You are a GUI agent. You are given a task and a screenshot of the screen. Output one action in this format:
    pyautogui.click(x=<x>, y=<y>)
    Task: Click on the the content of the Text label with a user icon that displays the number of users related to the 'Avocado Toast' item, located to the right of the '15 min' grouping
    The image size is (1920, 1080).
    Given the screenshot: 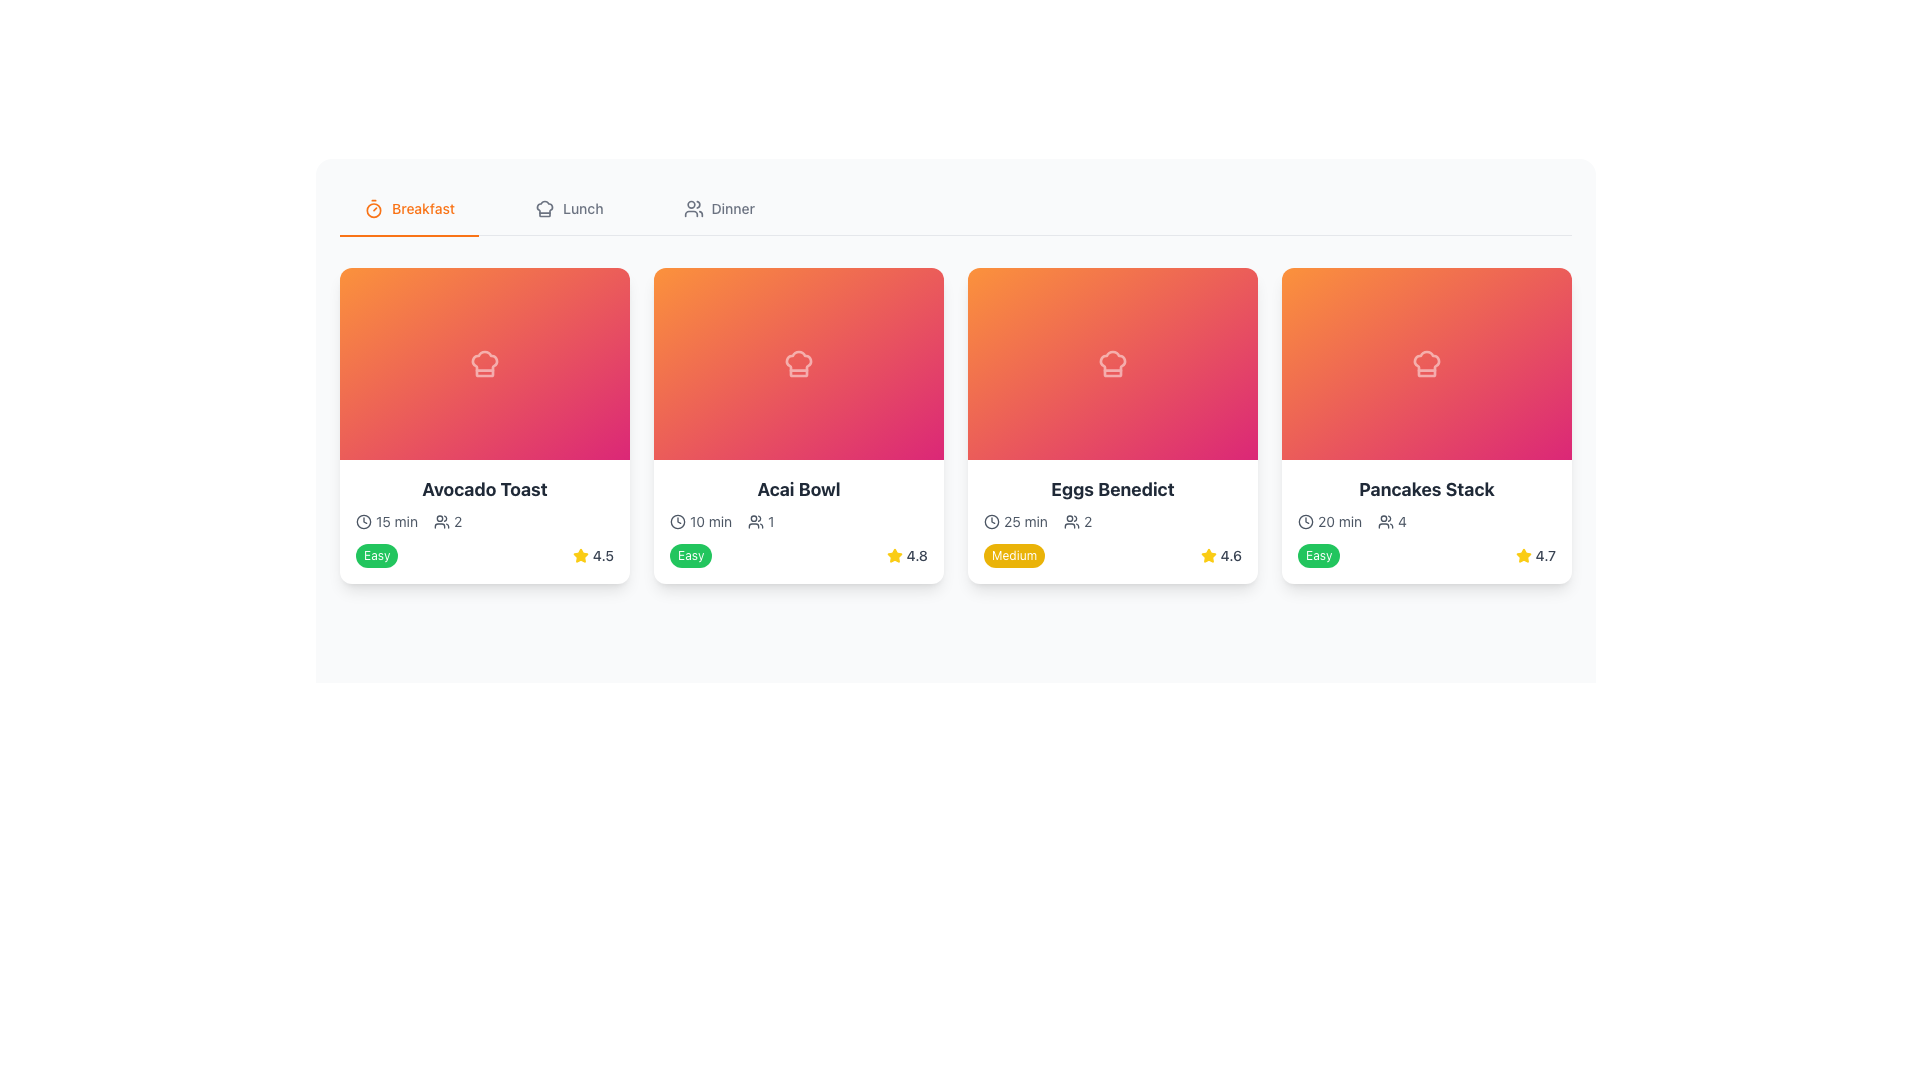 What is the action you would take?
    pyautogui.click(x=447, y=520)
    